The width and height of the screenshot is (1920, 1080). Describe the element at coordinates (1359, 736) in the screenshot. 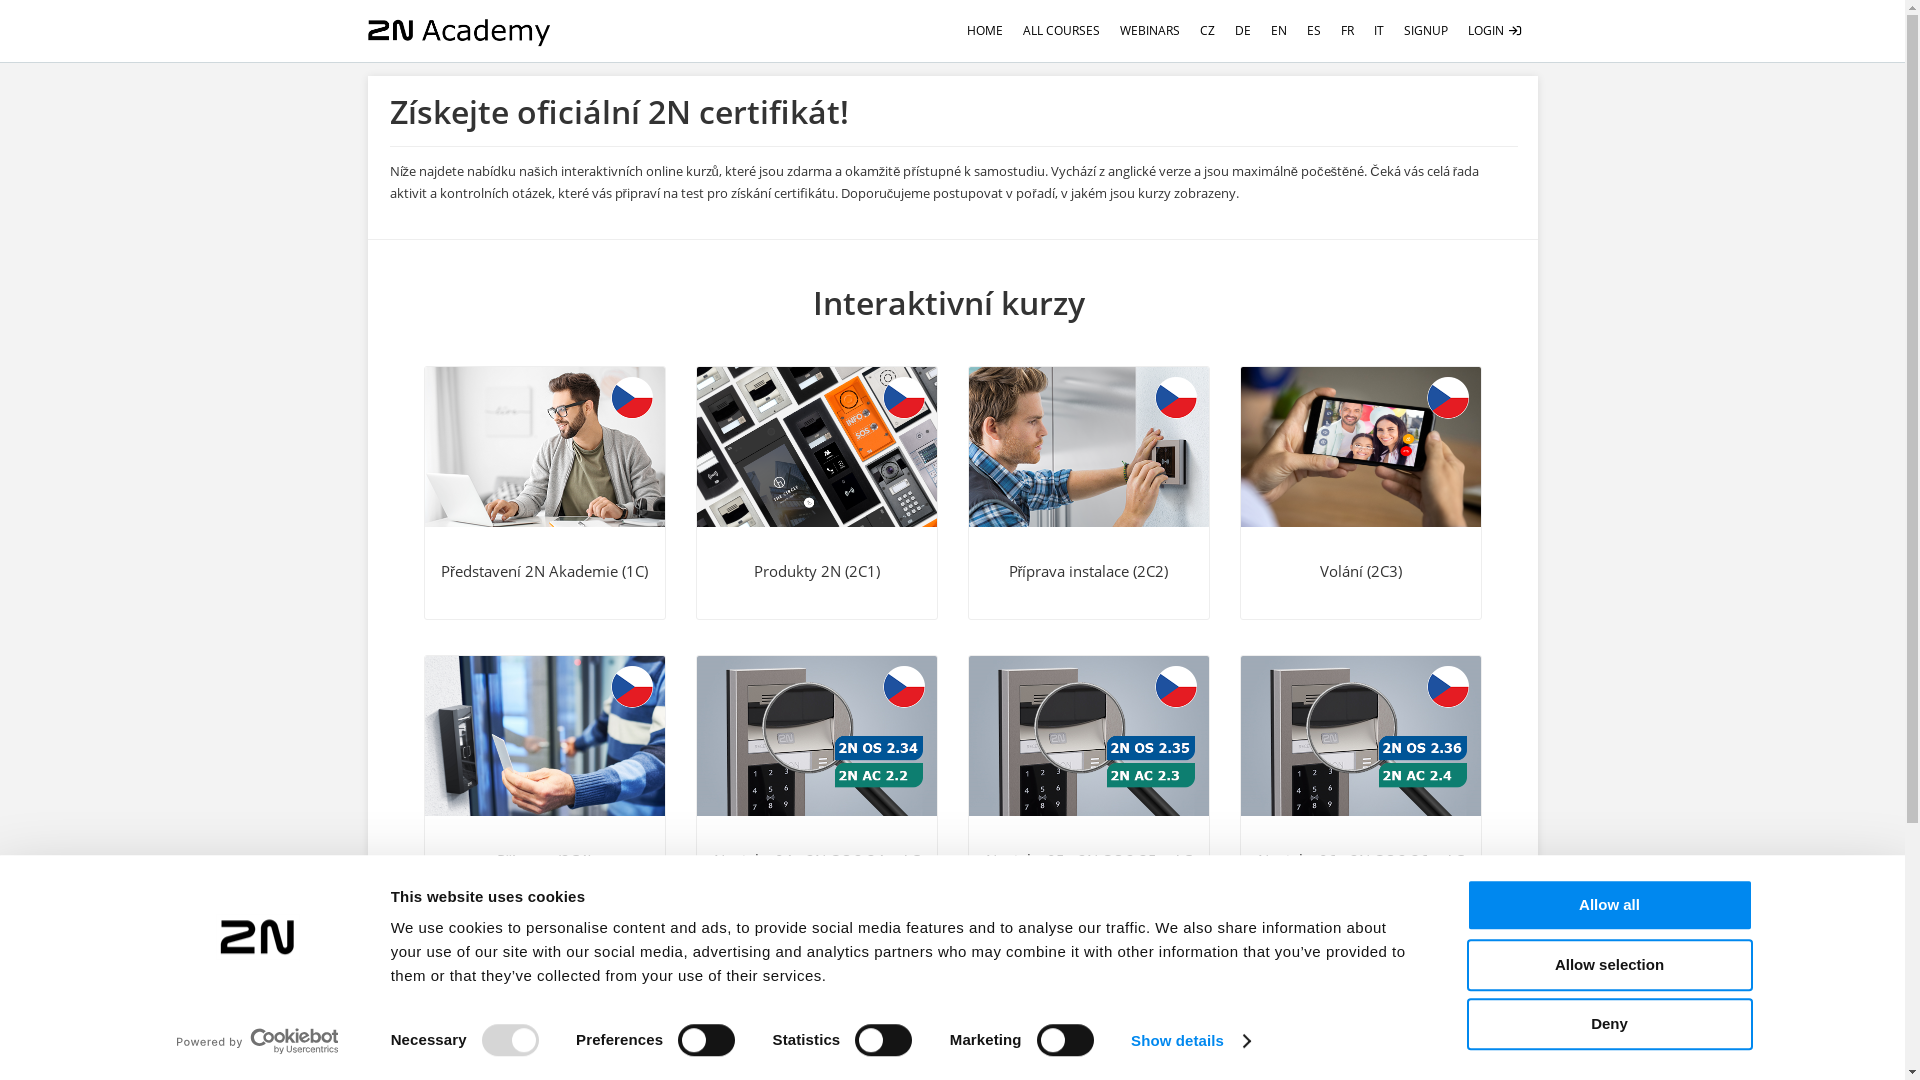

I see `'Novinky 06 - 2N OS 2.36 a AC 2.4 (3C3)'` at that location.